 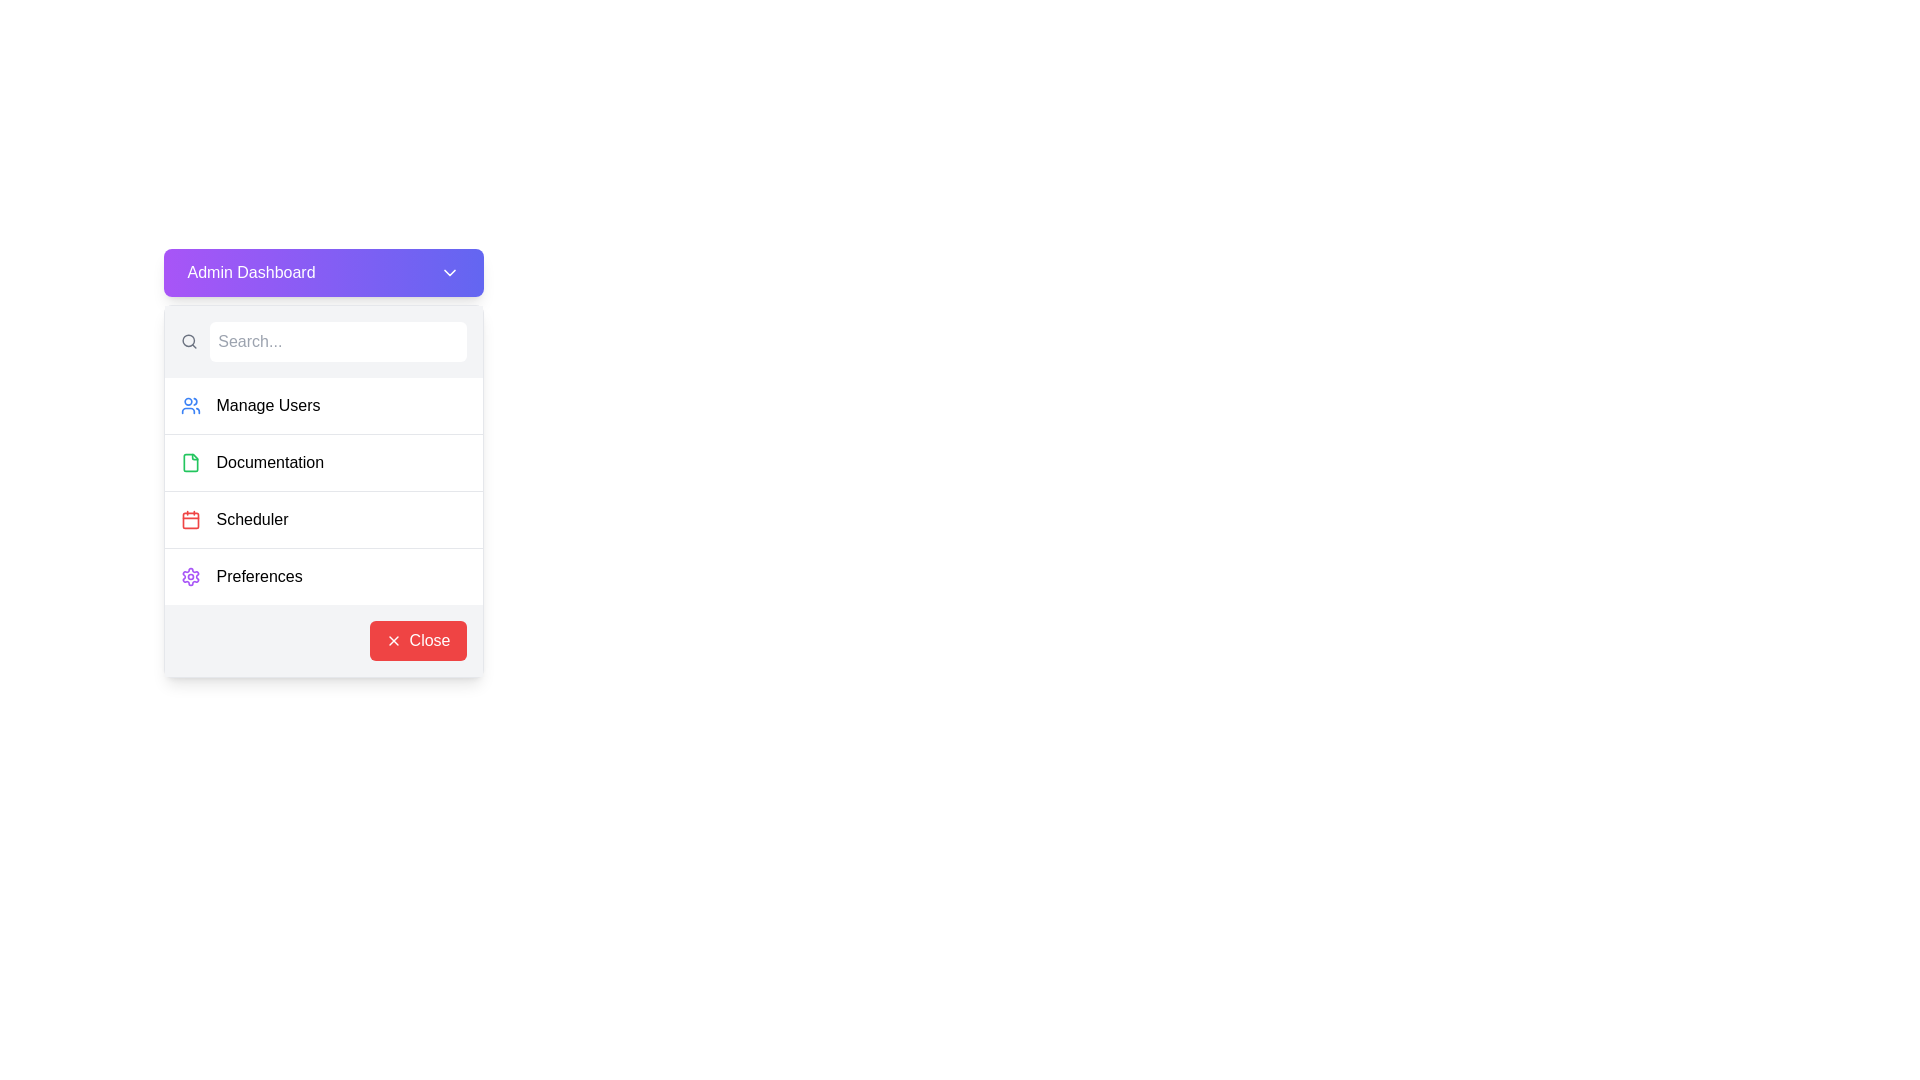 I want to click on the 'Documentation' menu item, which is the second item in the drop-down menu, so click(x=323, y=462).